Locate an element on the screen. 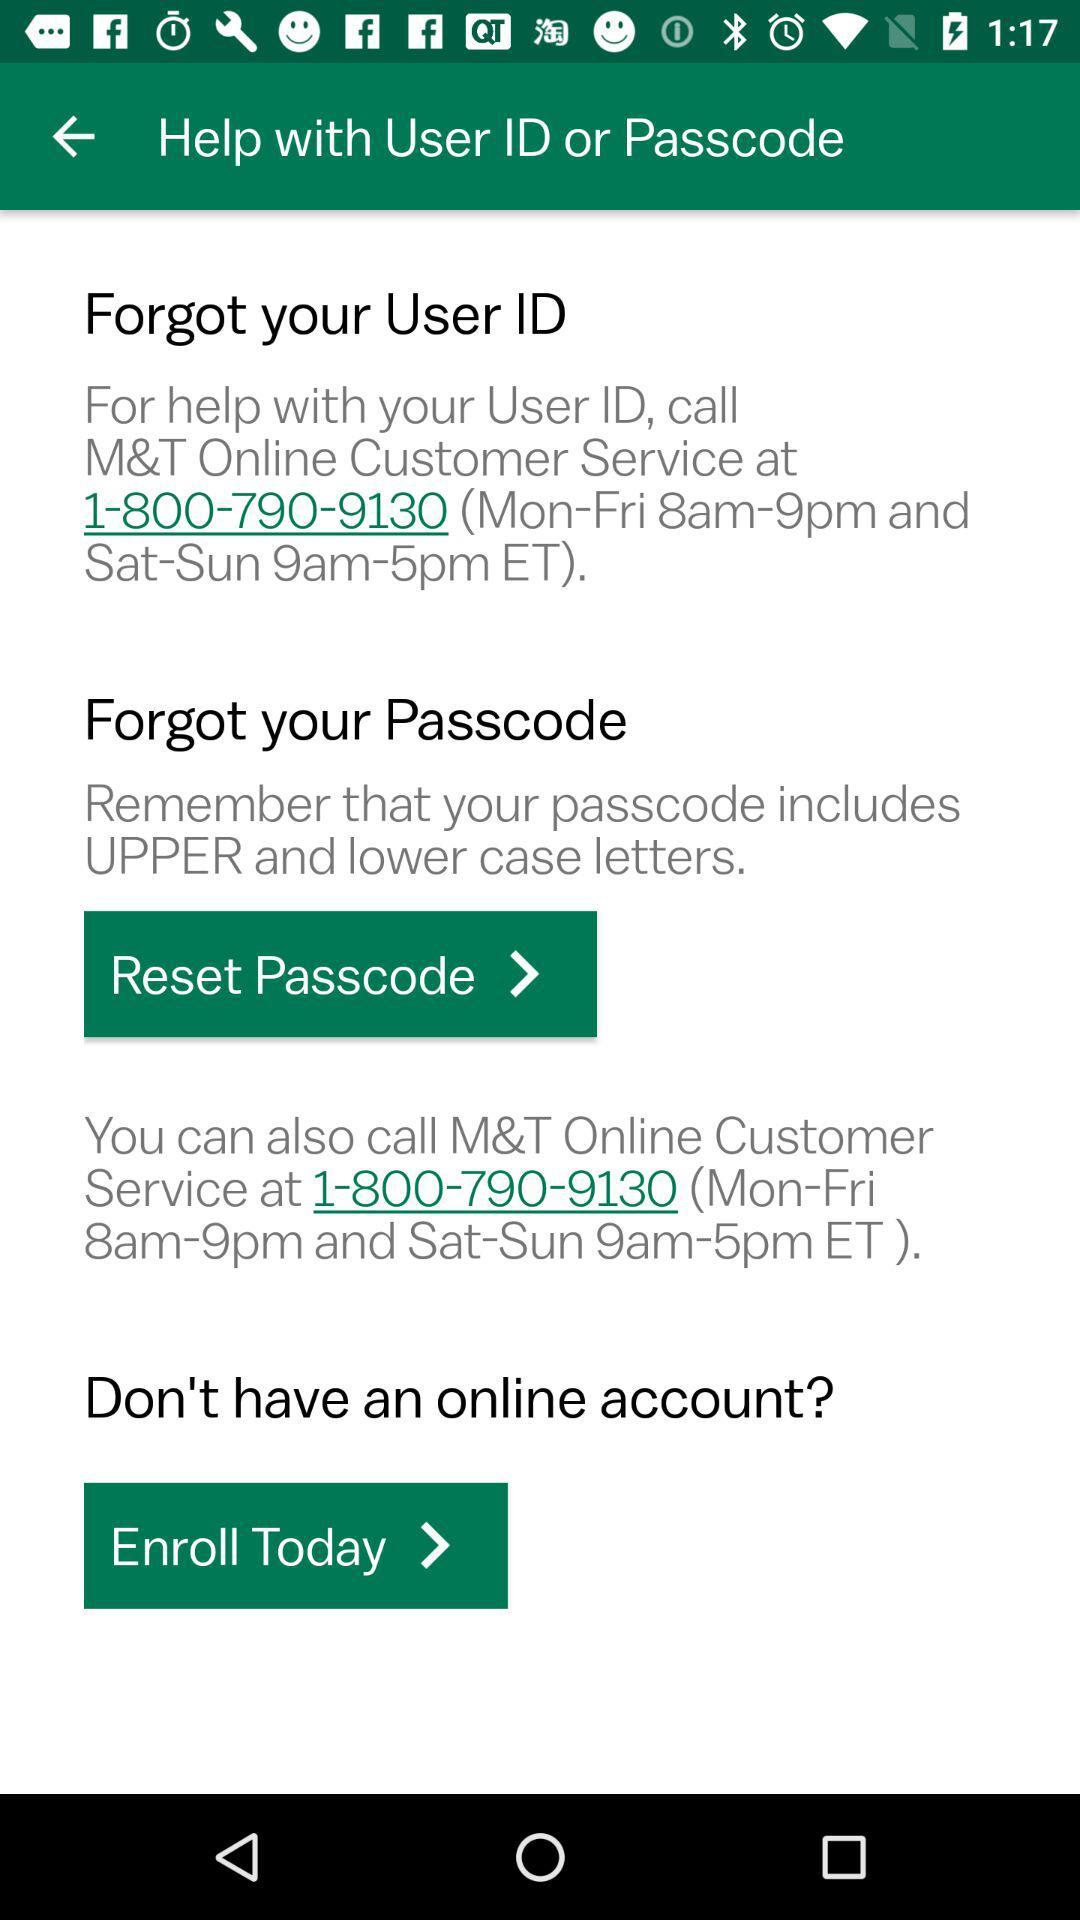  app to the left of help with user item is located at coordinates (72, 135).